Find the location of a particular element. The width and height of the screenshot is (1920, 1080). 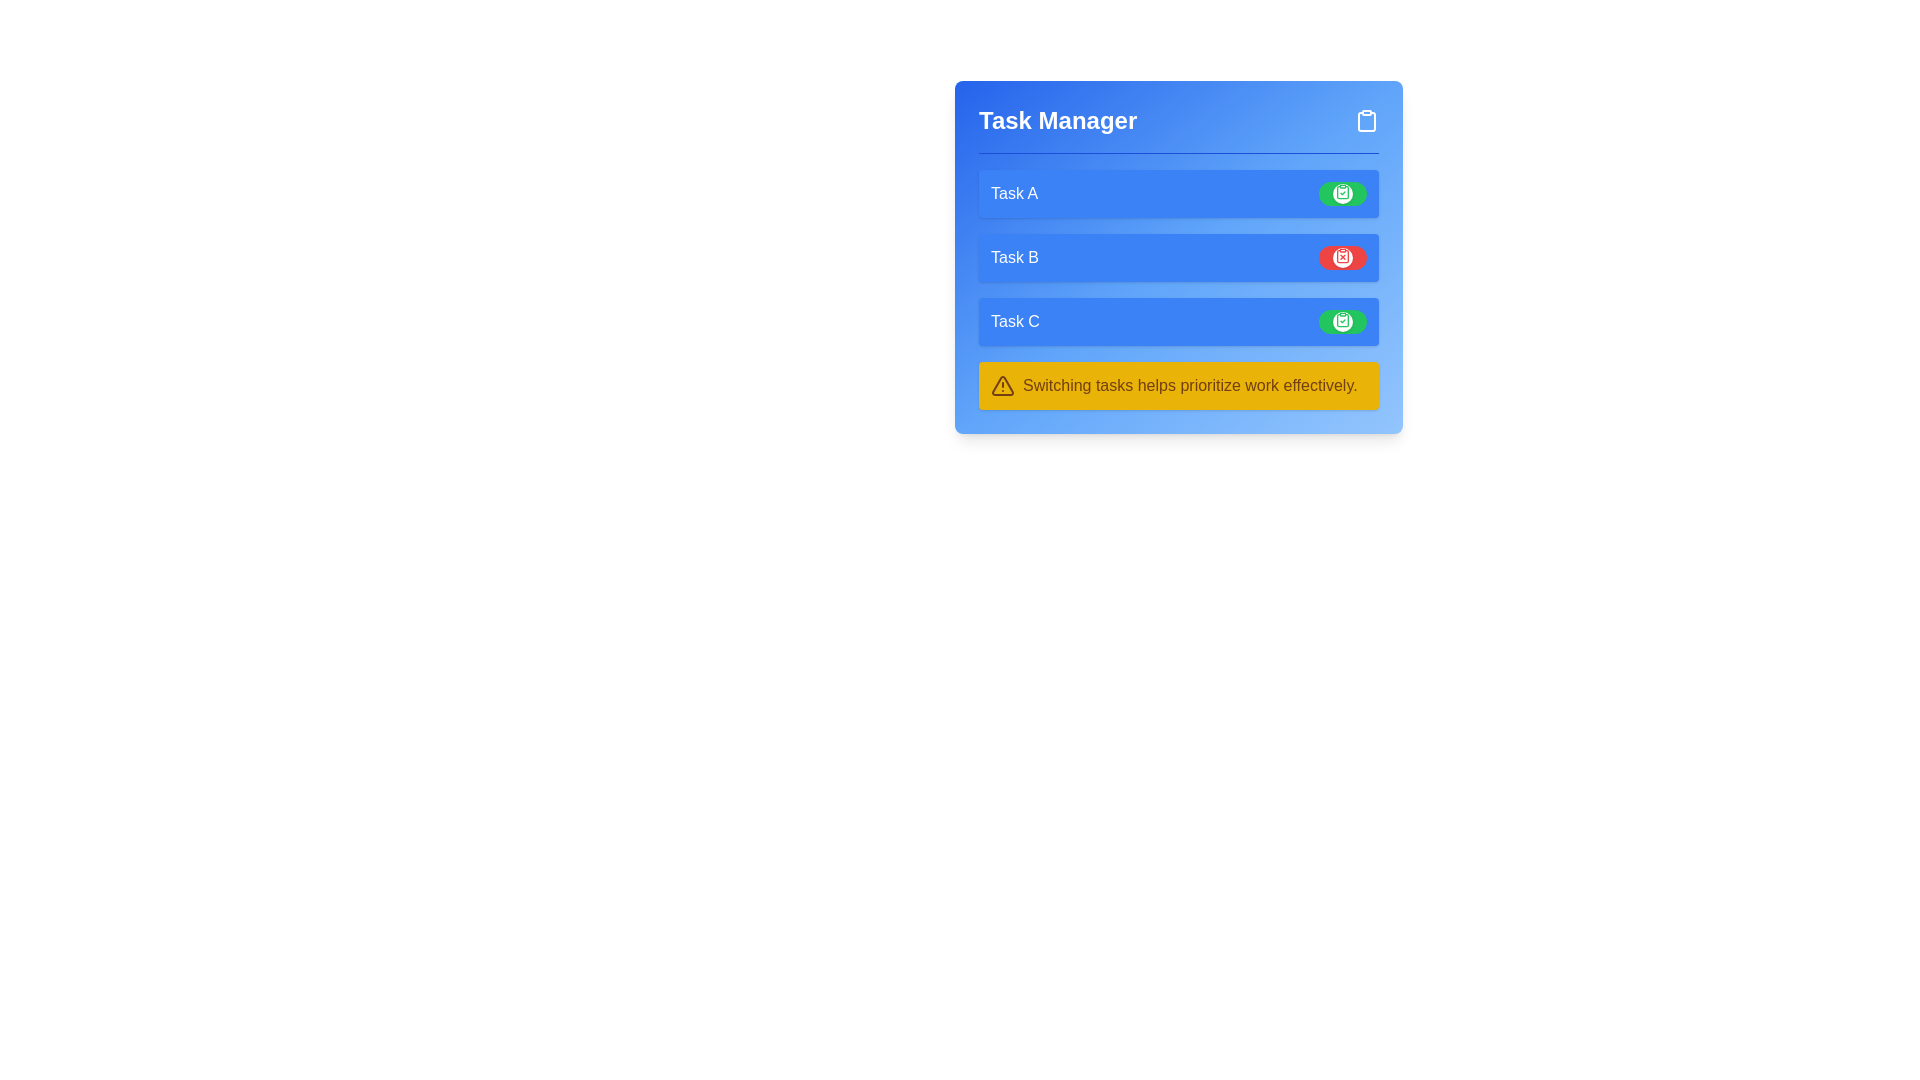

the toggle switch with a red background and white icon located to the right of the 'Task B' entry in the task manager to change the task state is located at coordinates (1343, 257).